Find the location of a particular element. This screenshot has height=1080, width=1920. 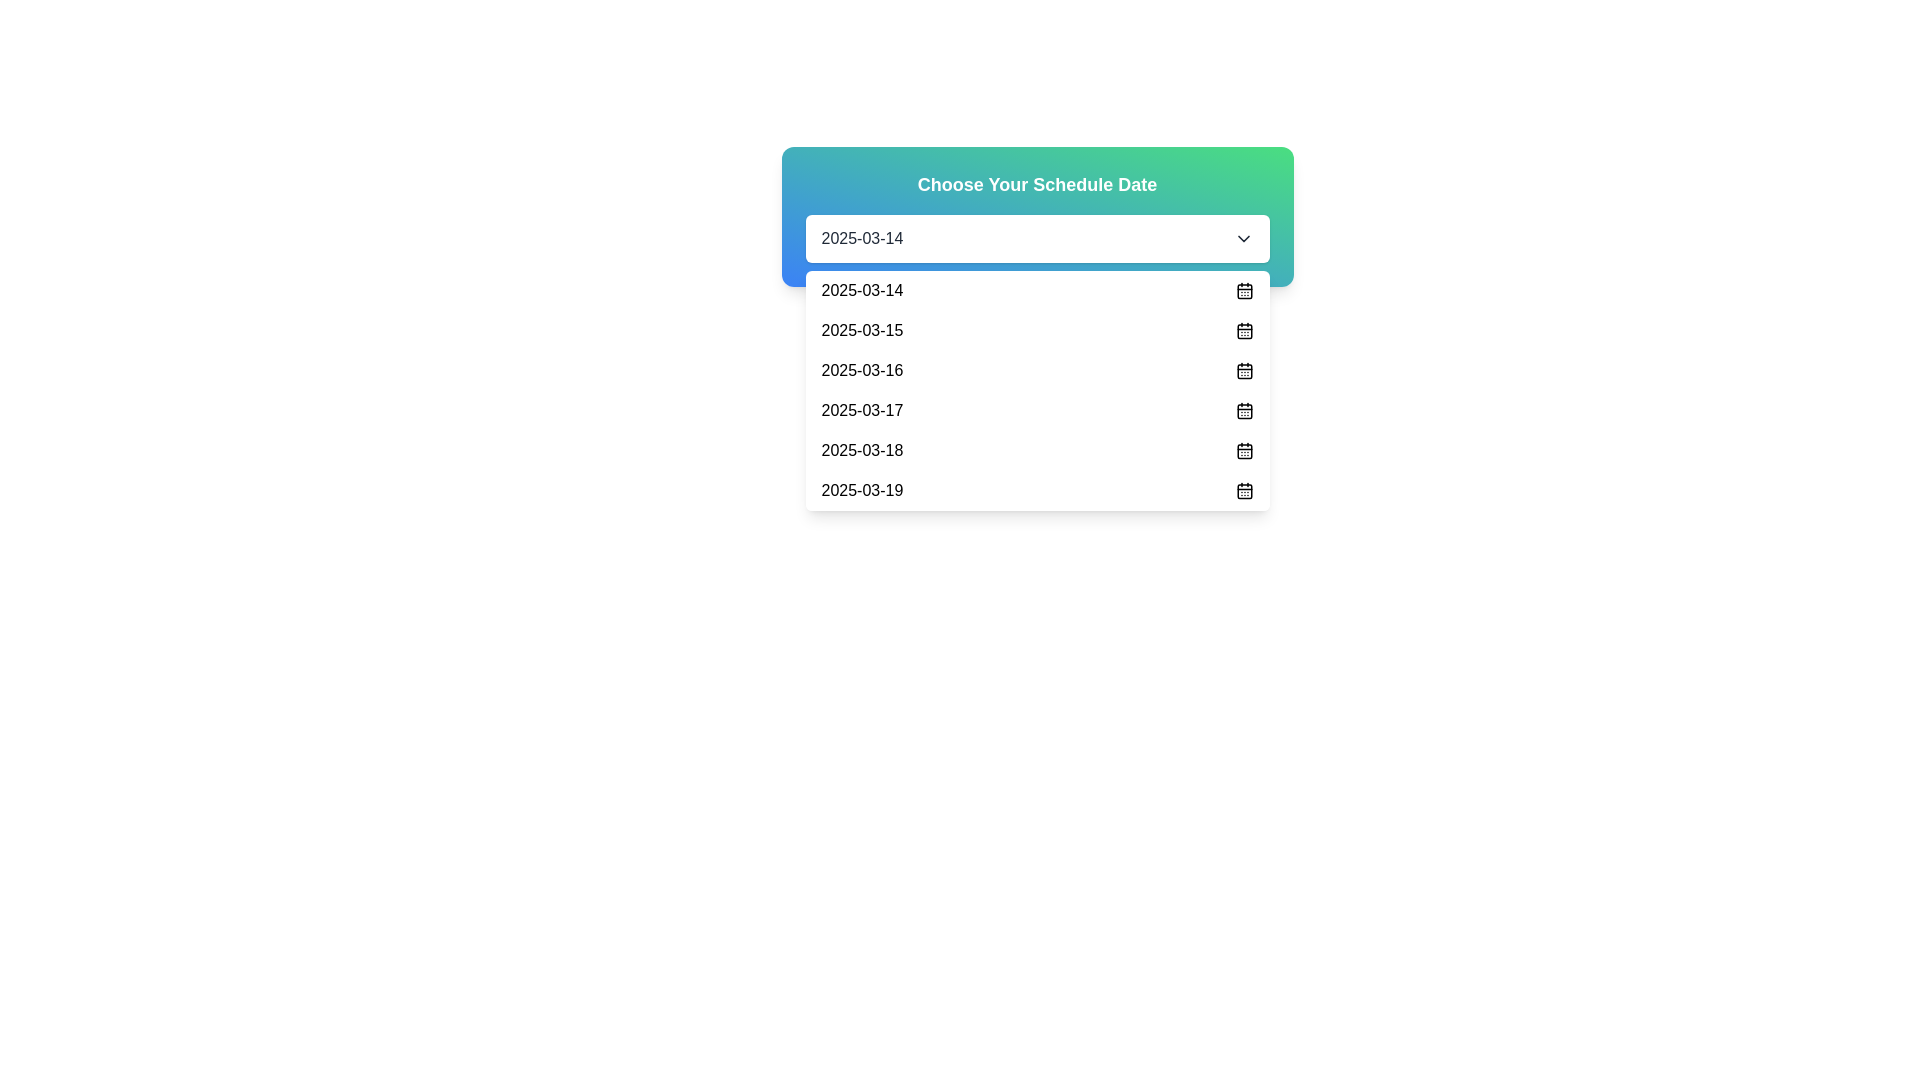

the Calendar body region icon, which is a small rectangular area with rounded corners styled as a calendar, located in the dropdown menu to the right of the date '2025-03-18' is located at coordinates (1243, 451).